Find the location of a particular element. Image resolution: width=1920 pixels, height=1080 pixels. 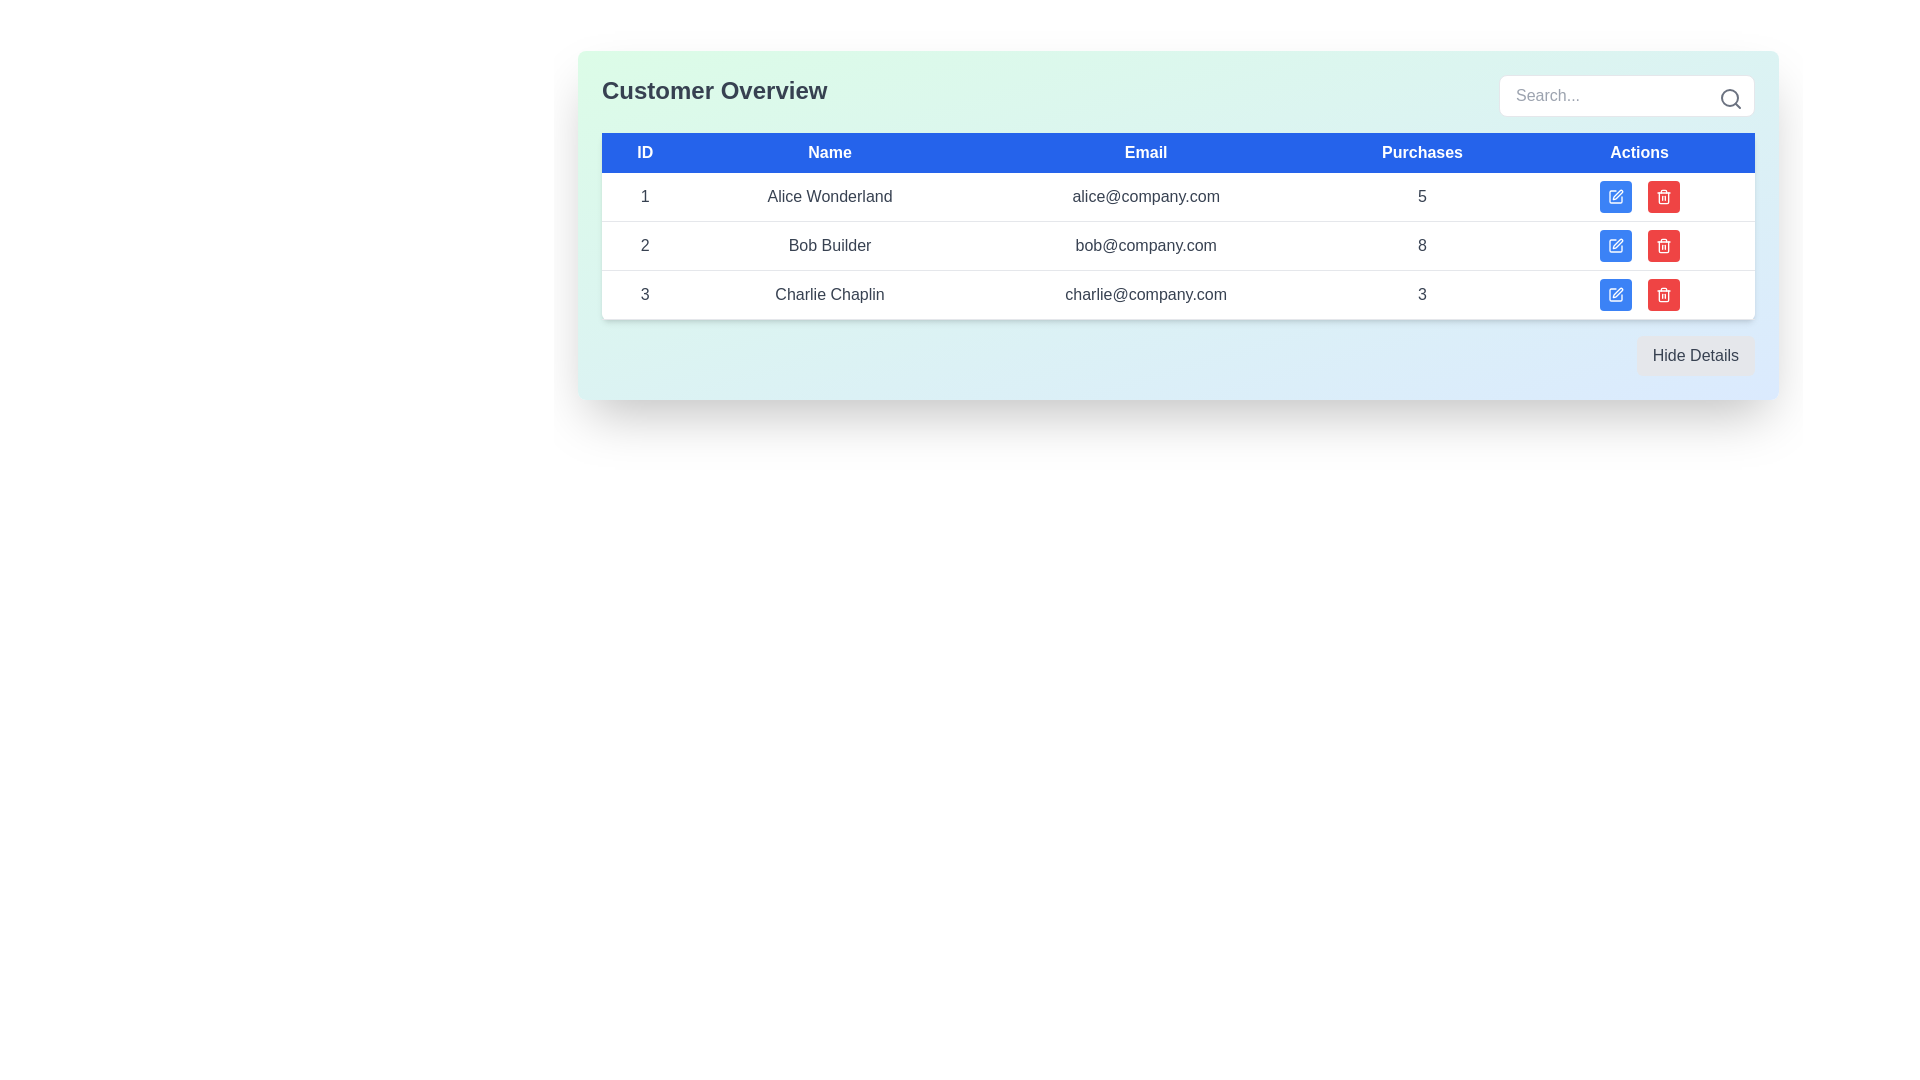

the red rectangular button with a trash icon, which is the second button in the 'Actions' column of Bob Builder's information row, to observe any visual changes like color darkening is located at coordinates (1663, 196).